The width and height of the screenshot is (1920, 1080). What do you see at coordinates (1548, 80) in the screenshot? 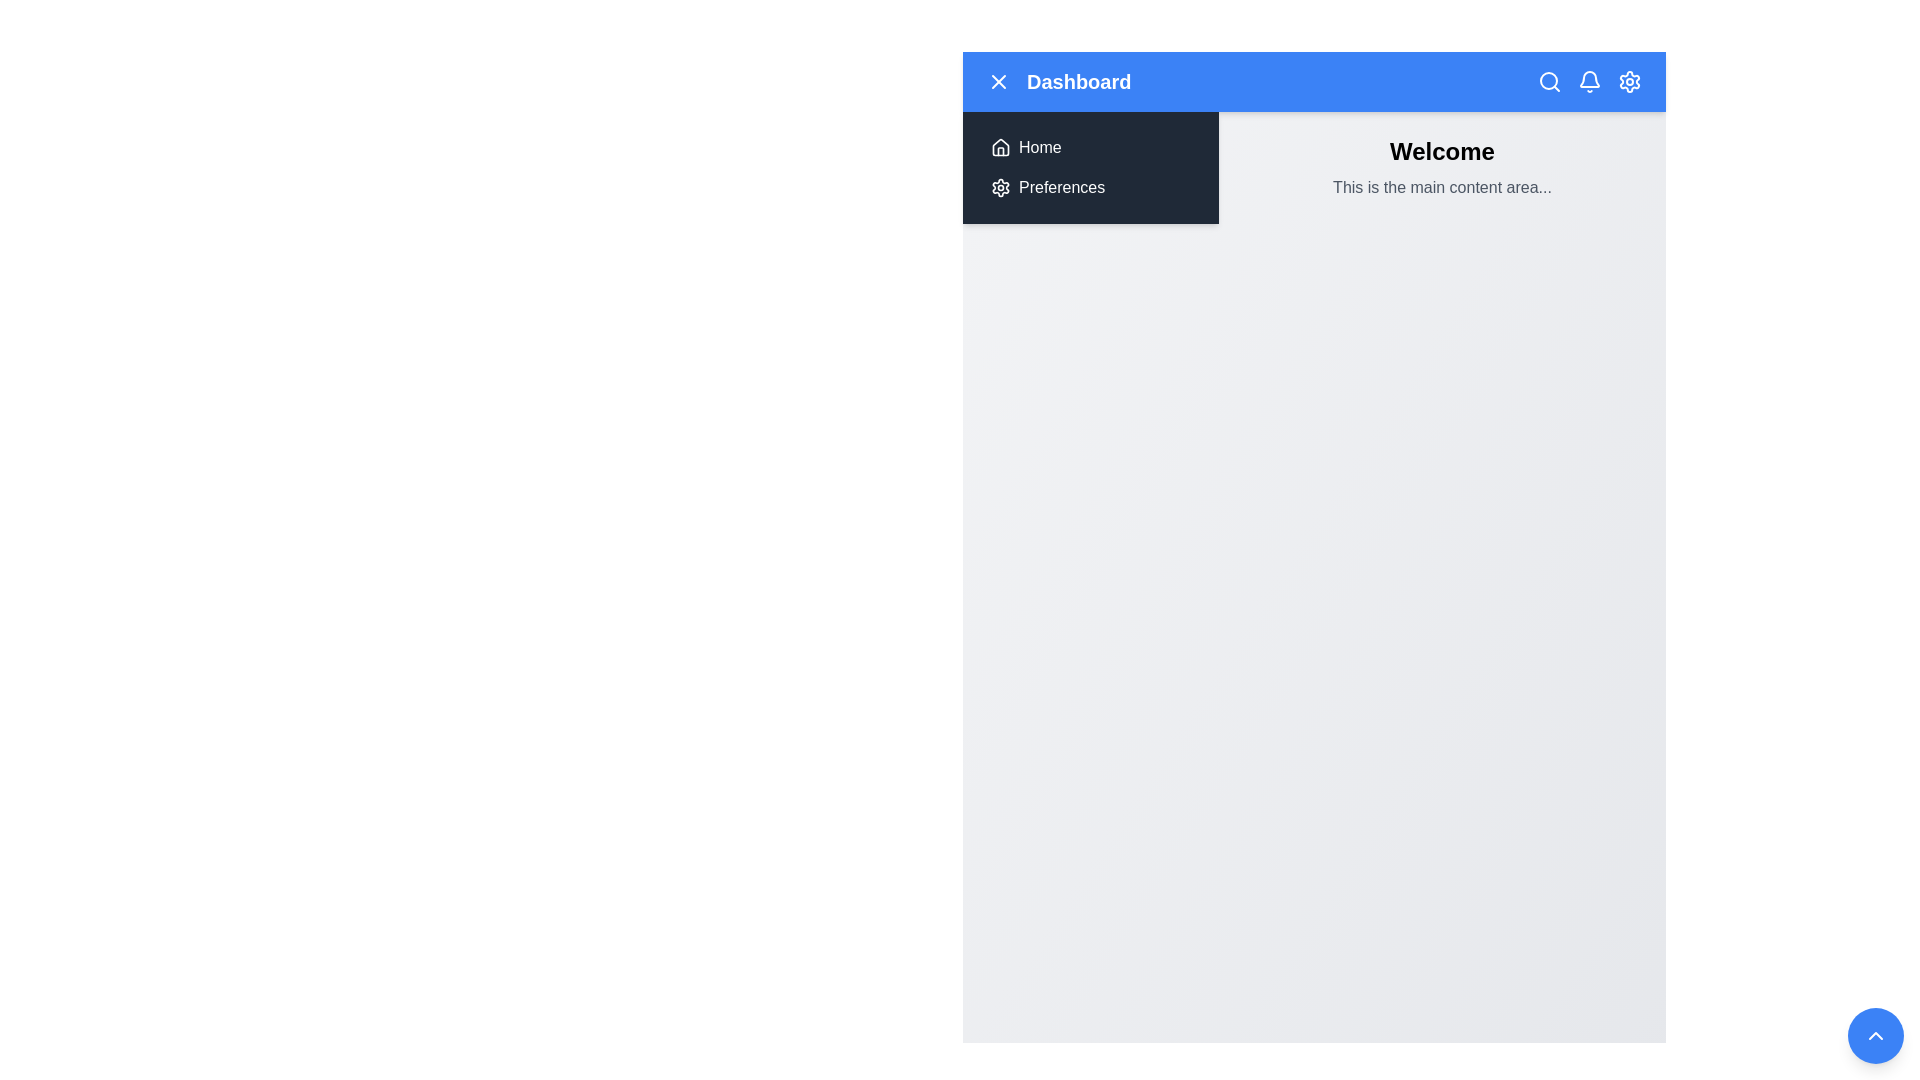
I see `styling of the SVG Circle element that is part of the search icon, located near the top-right corner of the header` at bounding box center [1548, 80].